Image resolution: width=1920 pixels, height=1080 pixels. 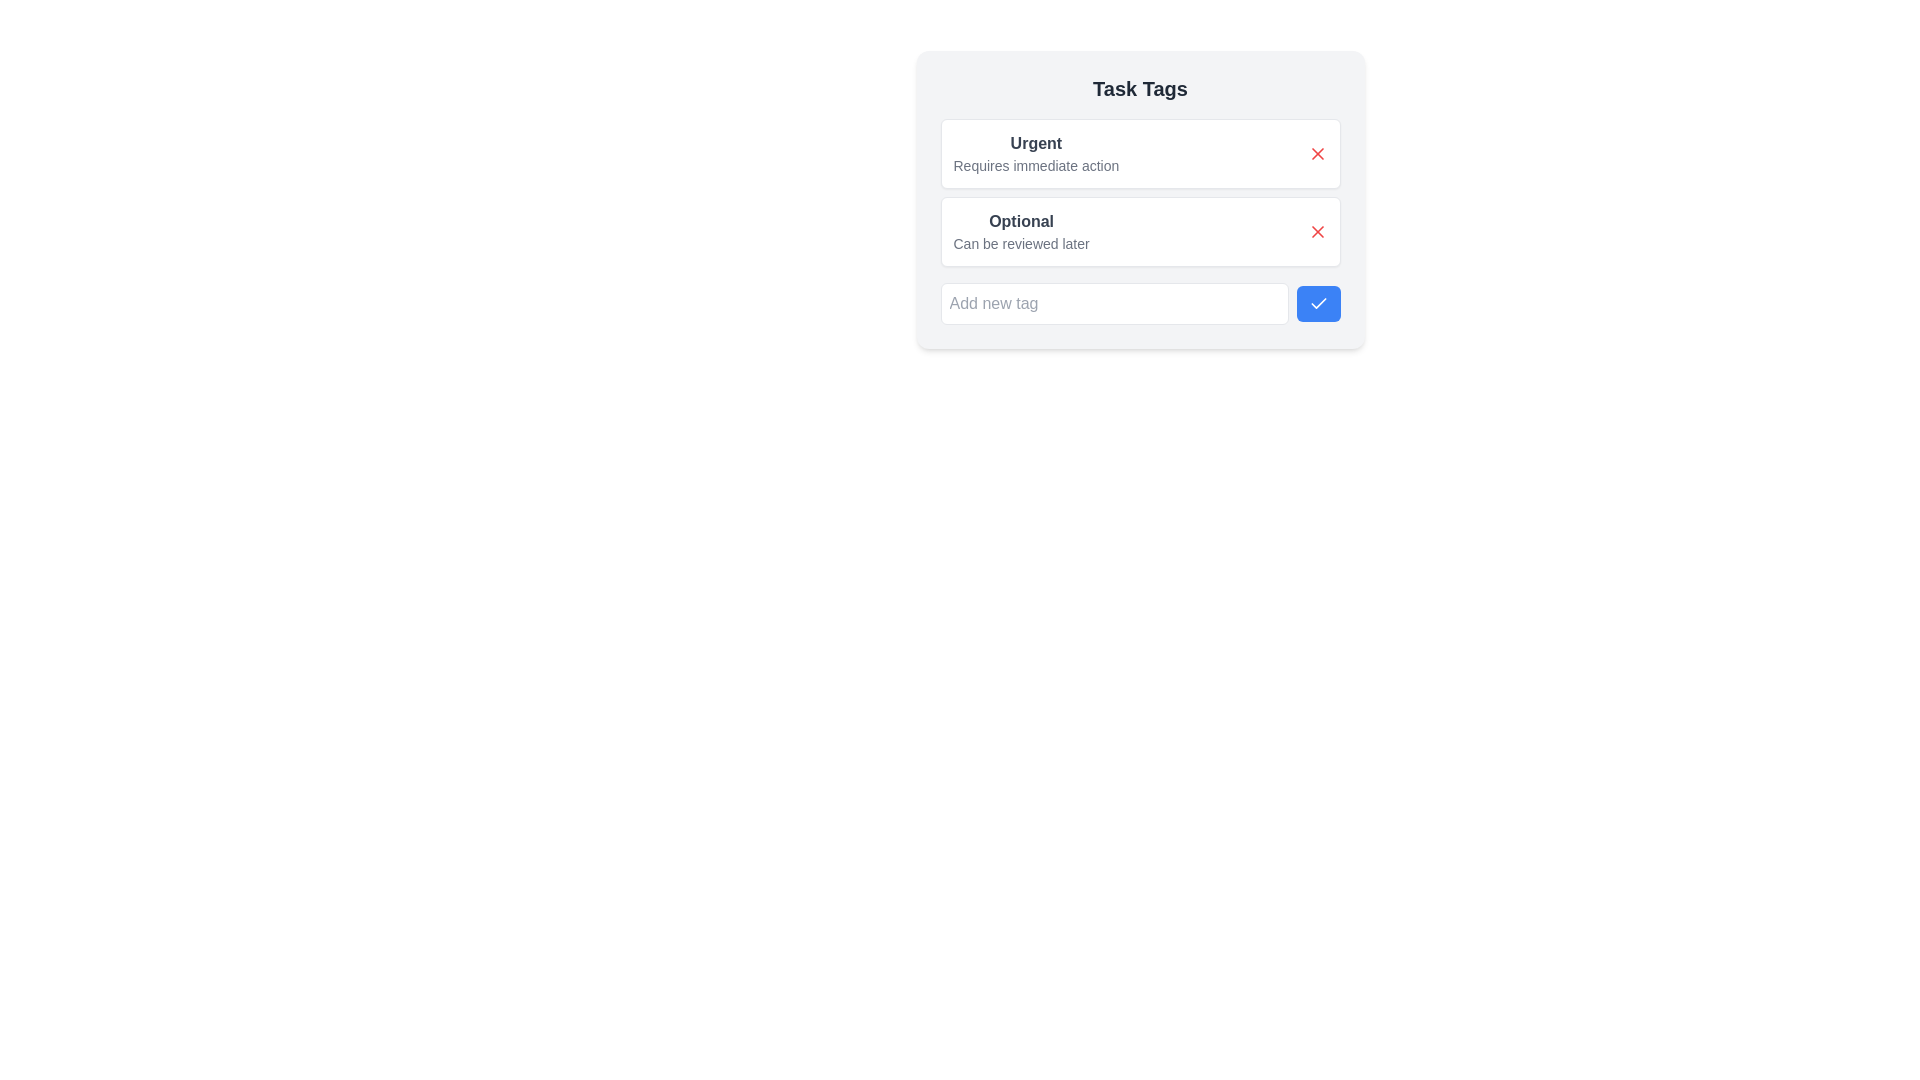 What do you see at coordinates (1036, 164) in the screenshot?
I see `the Text label that provides additional descriptive information associated with the 'Urgent' label, located under the bold title 'Urgent' in the 'Task Tags' widget` at bounding box center [1036, 164].